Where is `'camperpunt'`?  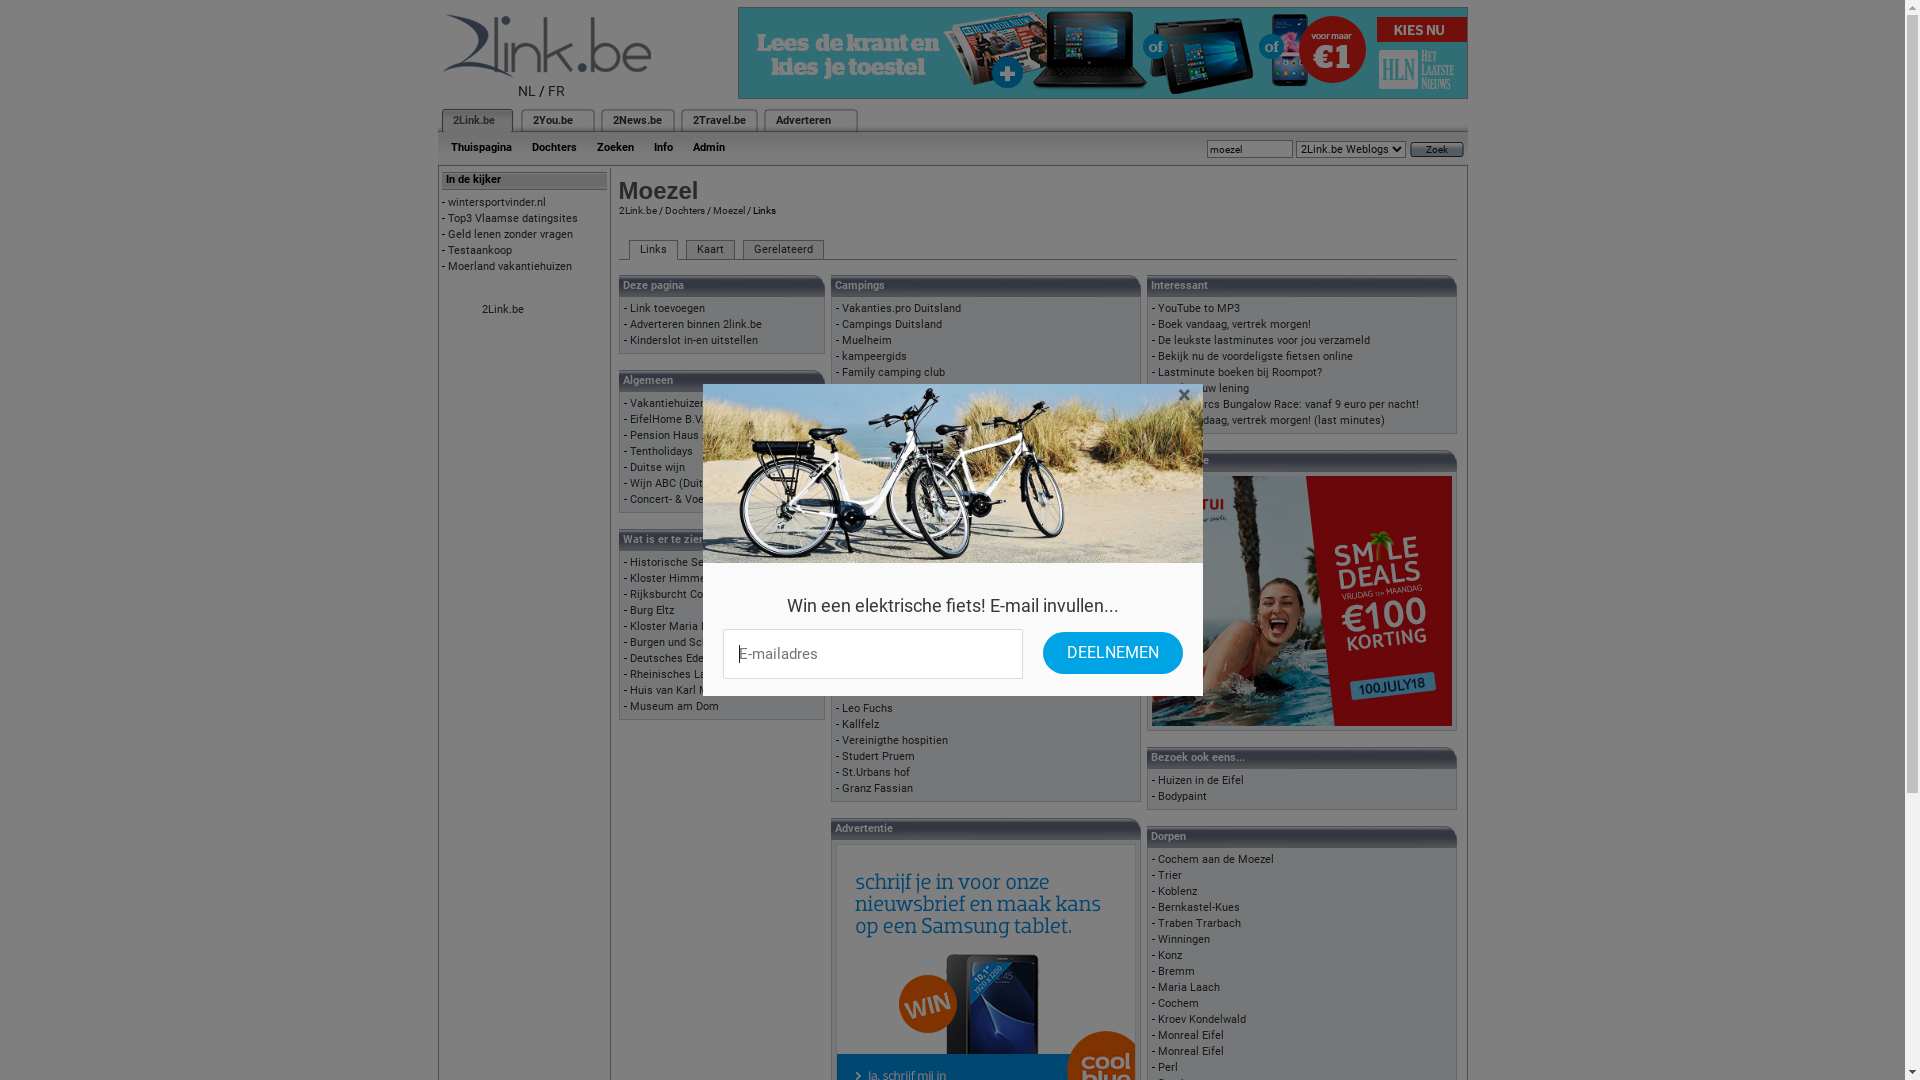
'camperpunt' is located at coordinates (872, 404).